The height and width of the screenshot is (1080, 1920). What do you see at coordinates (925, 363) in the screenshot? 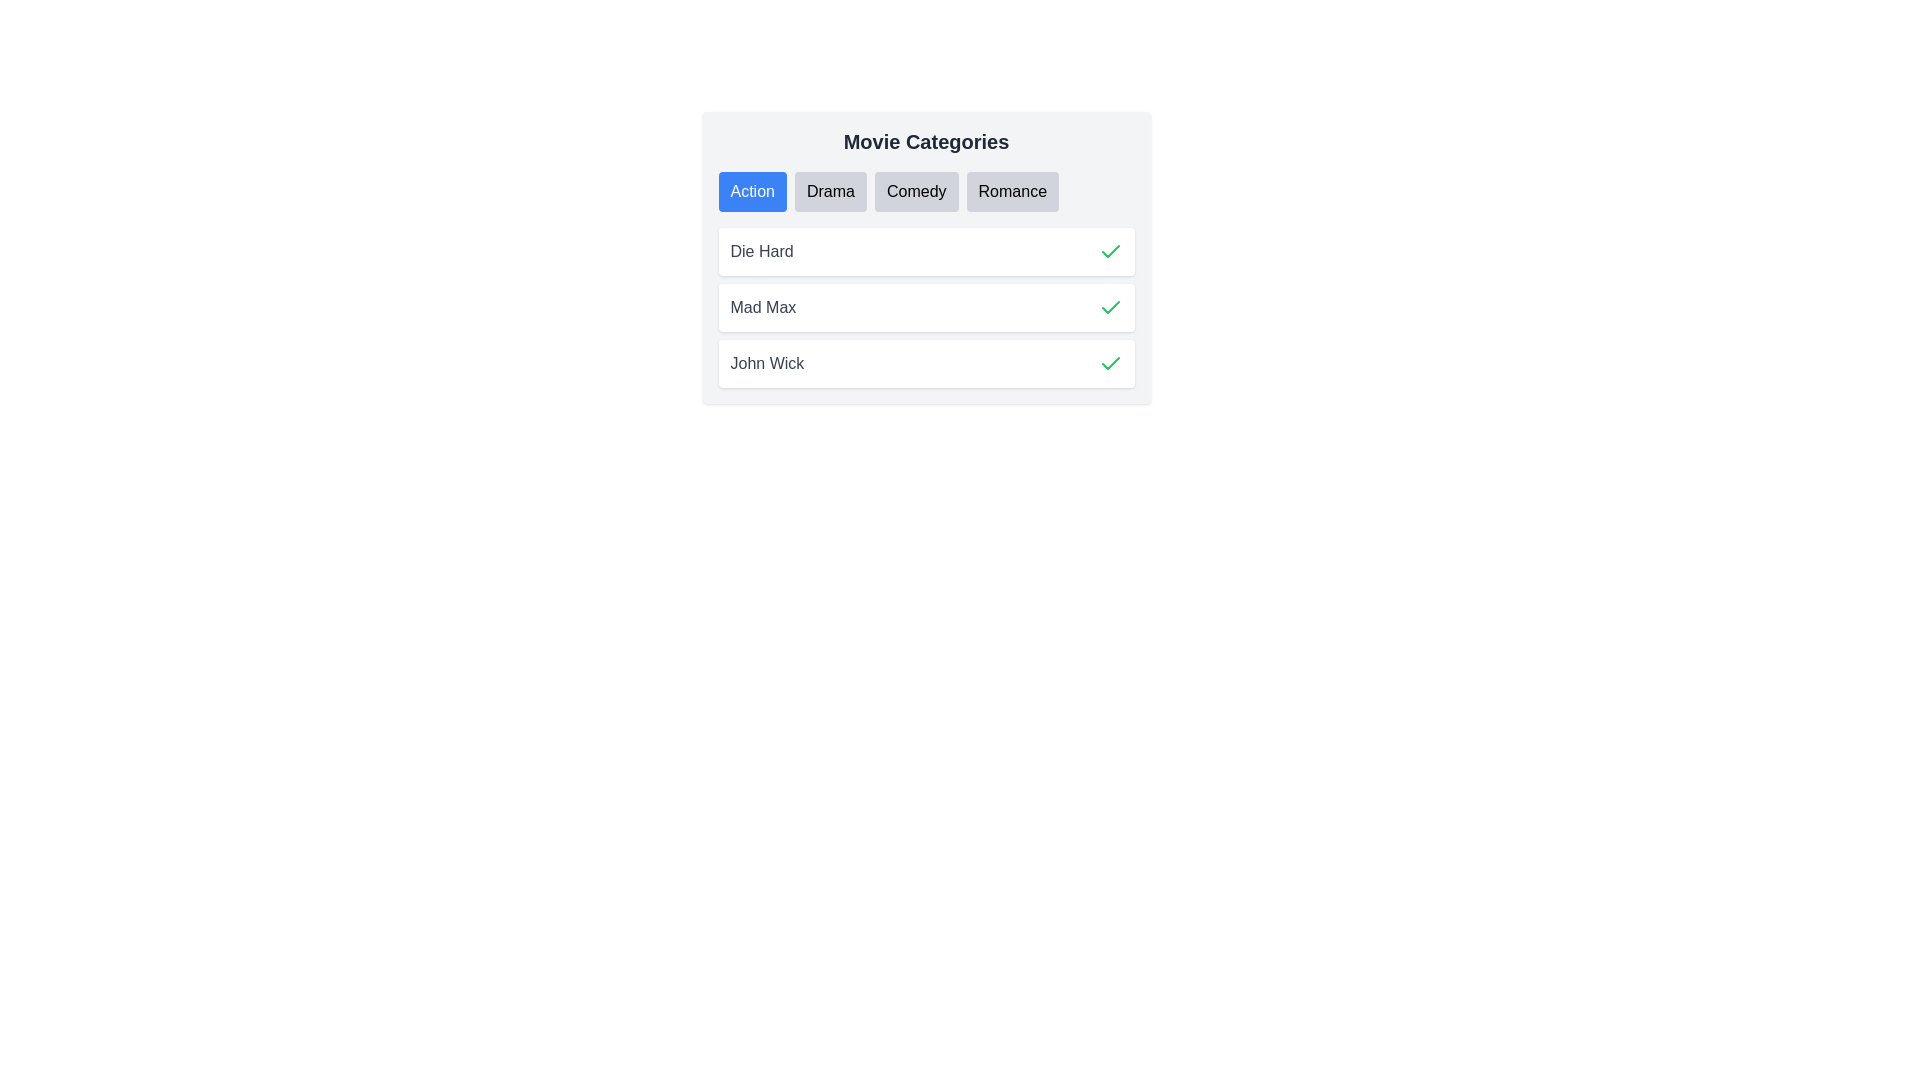
I see `the List item containing the text 'John Wick' and a green checkmark icon for interaction` at bounding box center [925, 363].